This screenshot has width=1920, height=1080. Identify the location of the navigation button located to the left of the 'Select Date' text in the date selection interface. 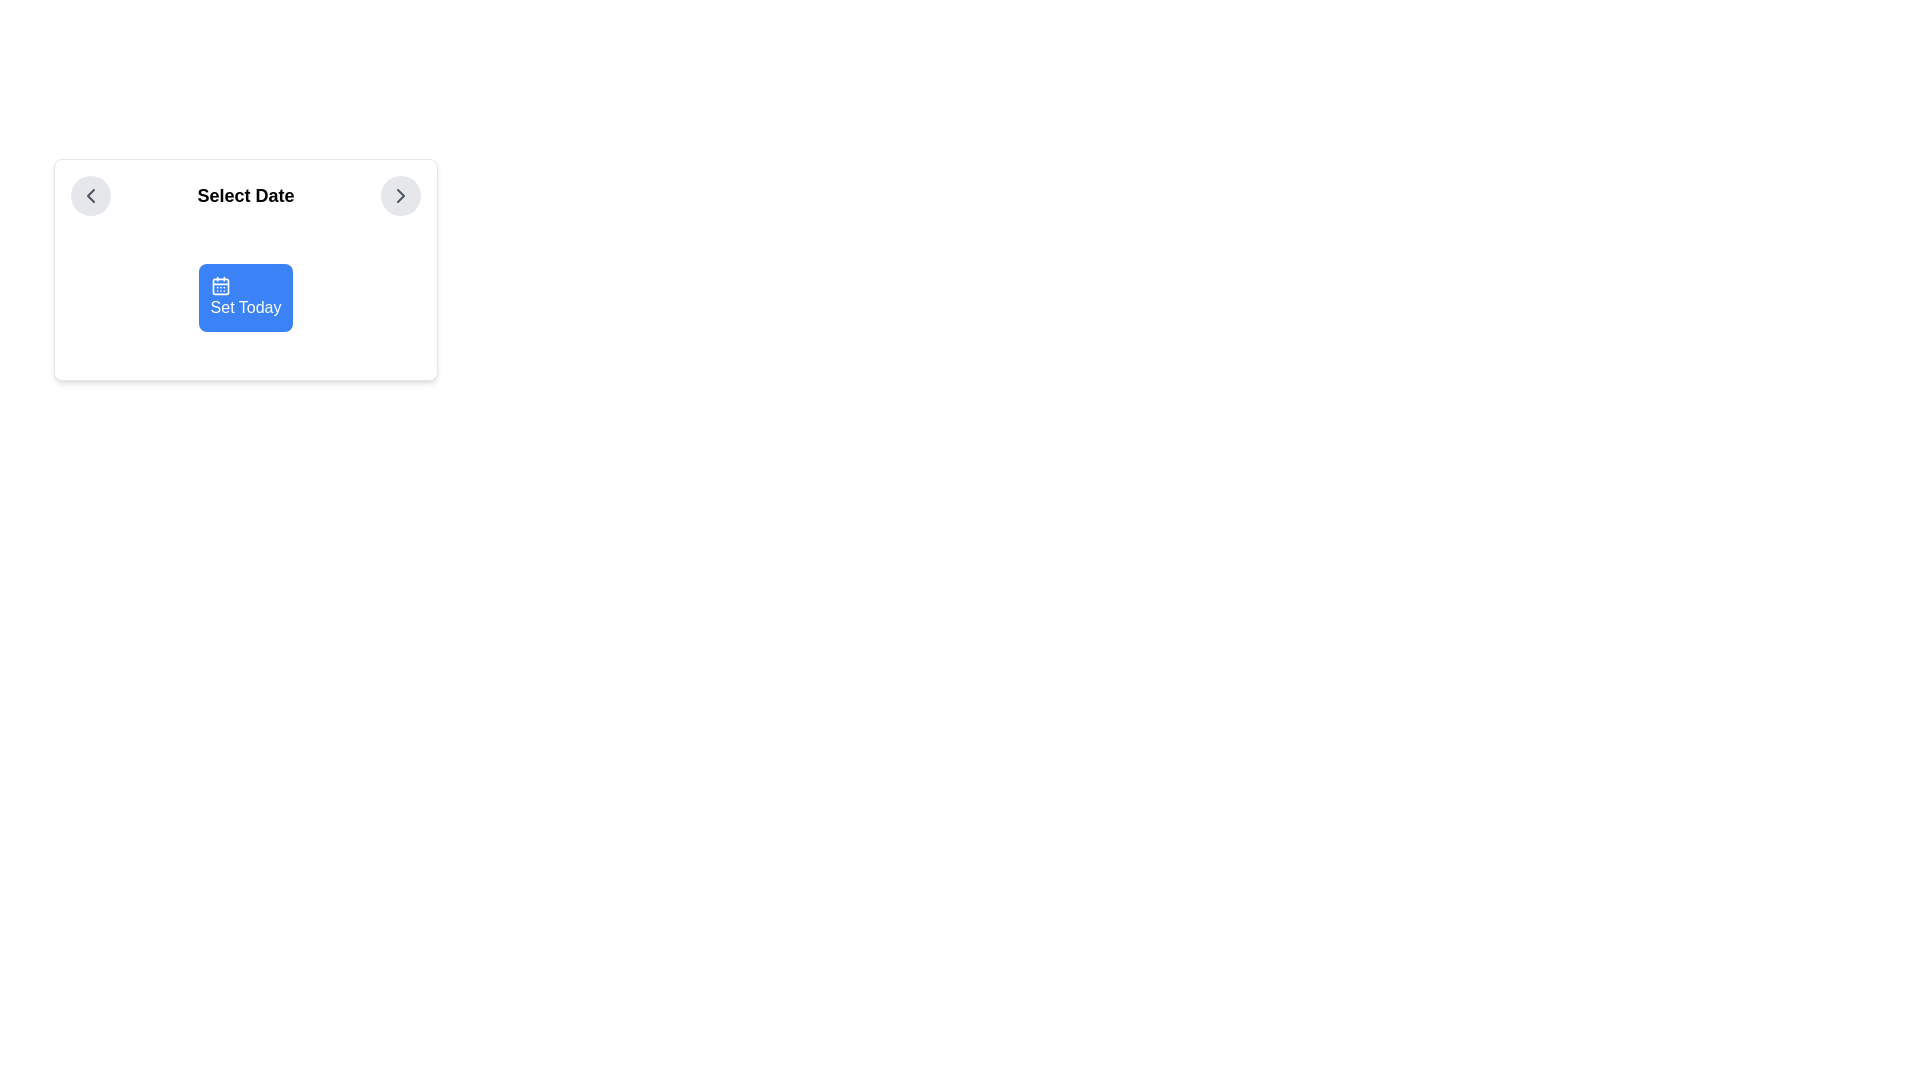
(90, 196).